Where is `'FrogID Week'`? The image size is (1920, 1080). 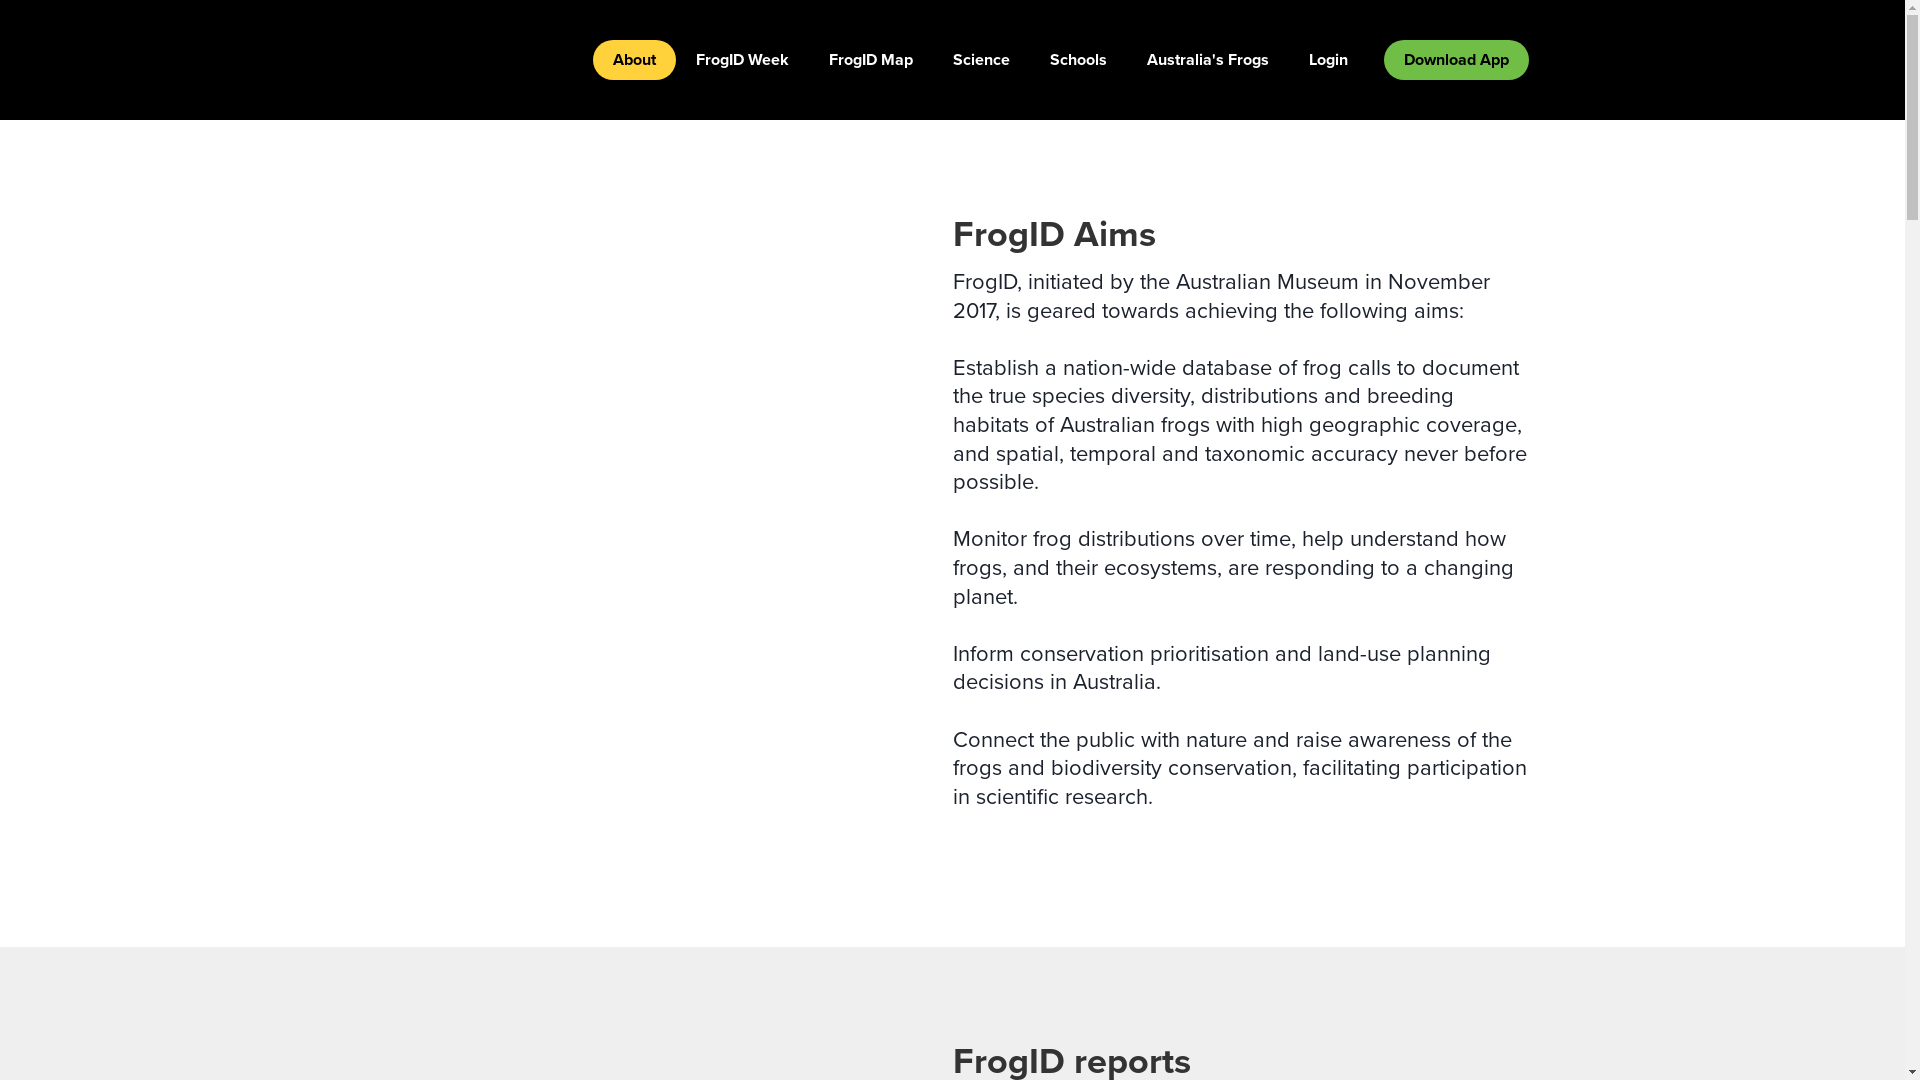
'FrogID Week' is located at coordinates (741, 57).